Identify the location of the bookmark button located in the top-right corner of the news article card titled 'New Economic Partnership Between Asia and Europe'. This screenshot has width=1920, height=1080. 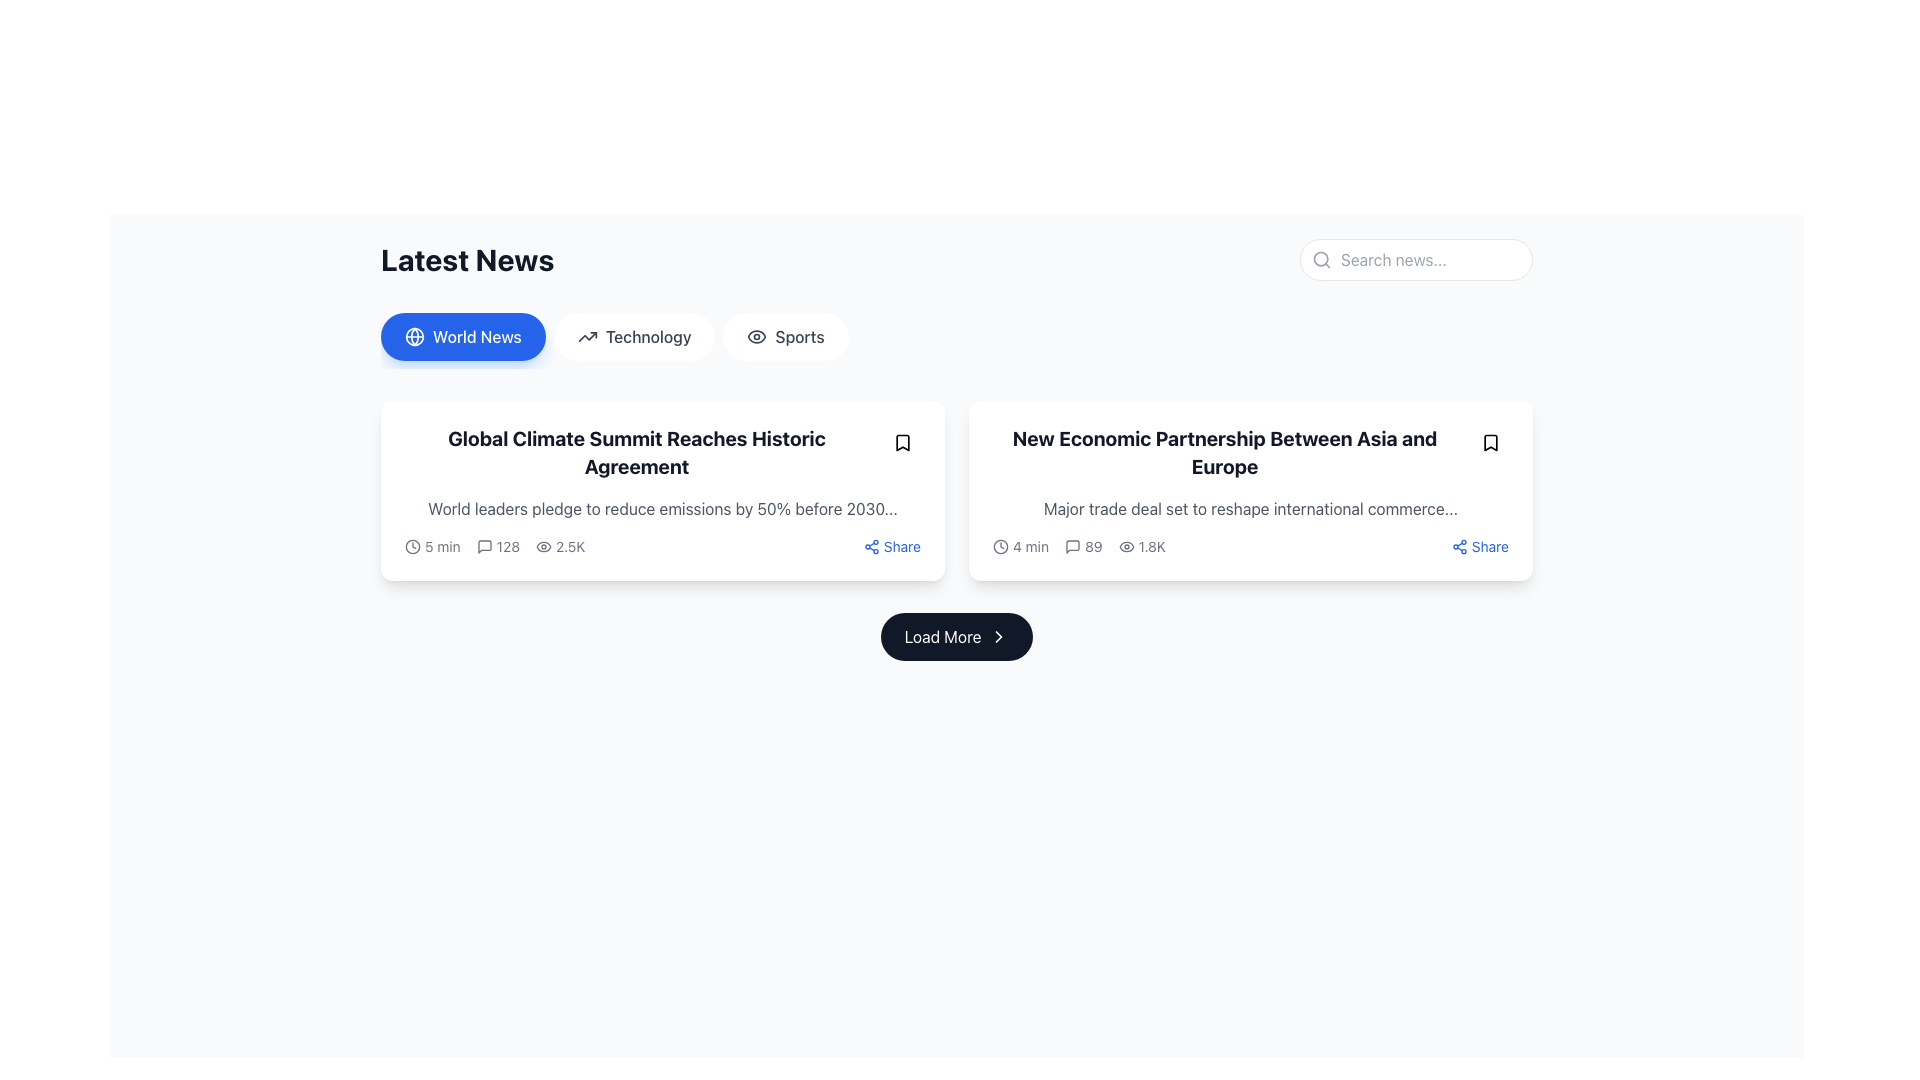
(1491, 442).